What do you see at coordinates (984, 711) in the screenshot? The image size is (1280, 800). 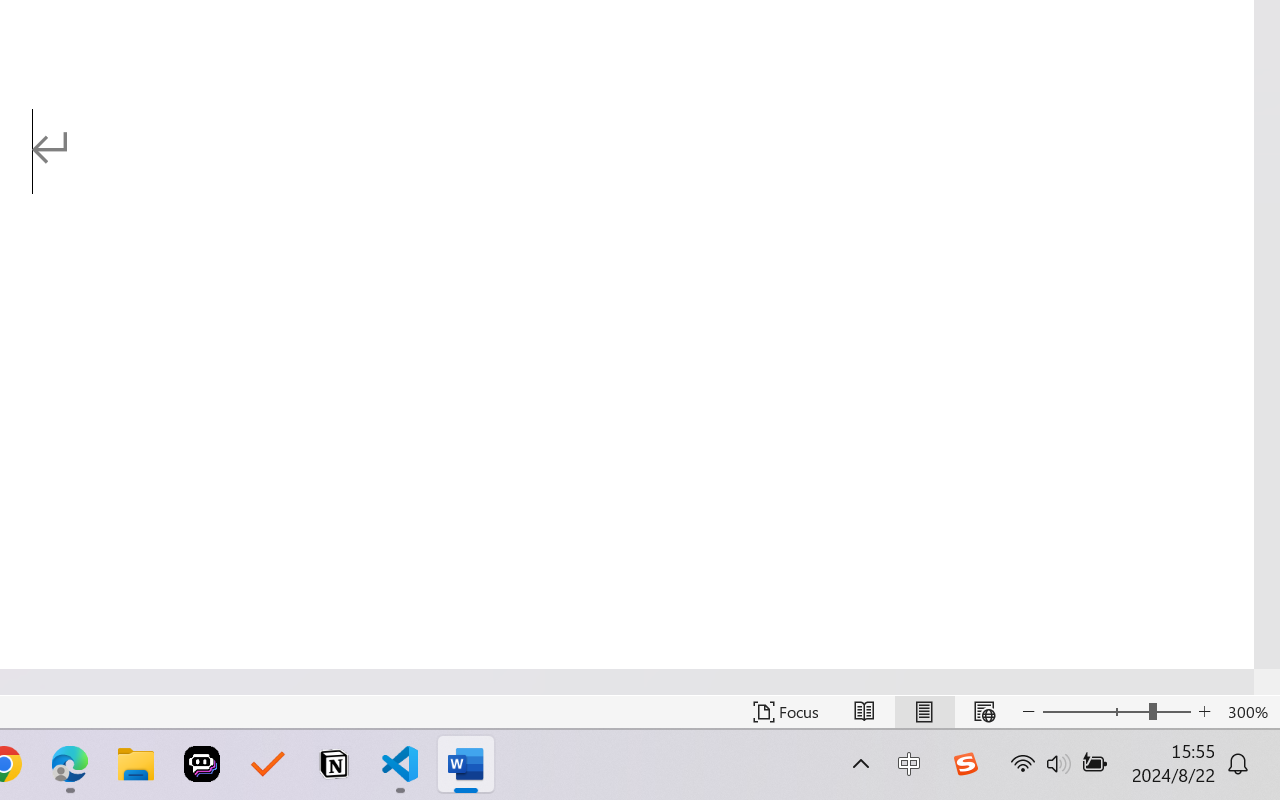 I see `'Web Layout'` at bounding box center [984, 711].